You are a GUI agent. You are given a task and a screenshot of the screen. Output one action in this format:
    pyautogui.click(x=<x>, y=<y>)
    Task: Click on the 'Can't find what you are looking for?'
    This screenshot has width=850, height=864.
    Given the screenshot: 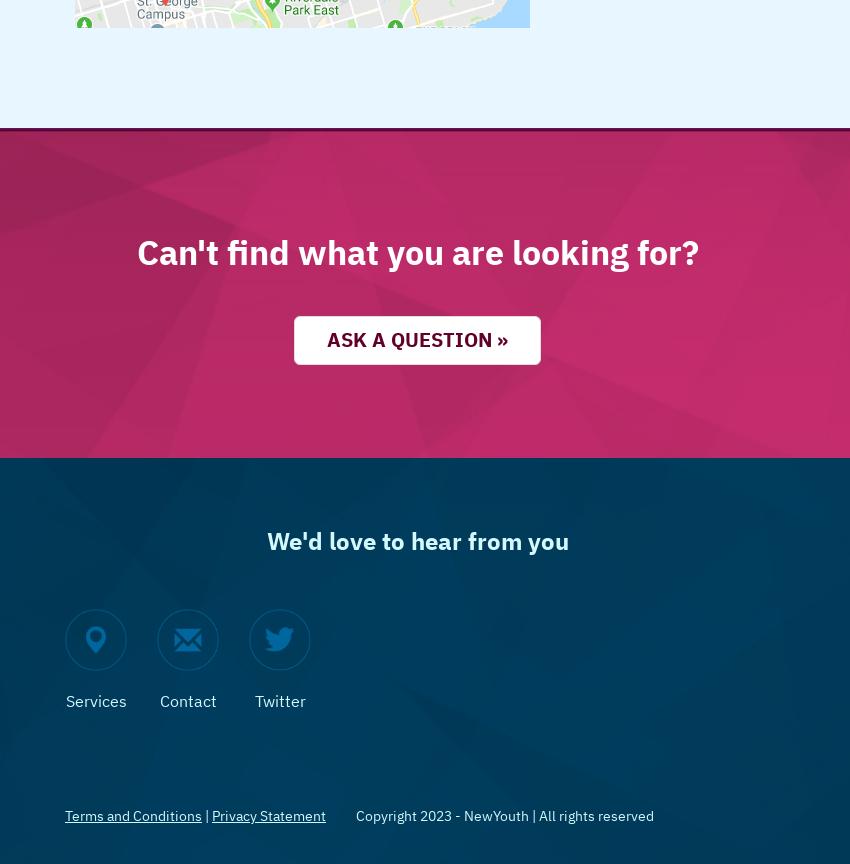 What is the action you would take?
    pyautogui.click(x=417, y=252)
    